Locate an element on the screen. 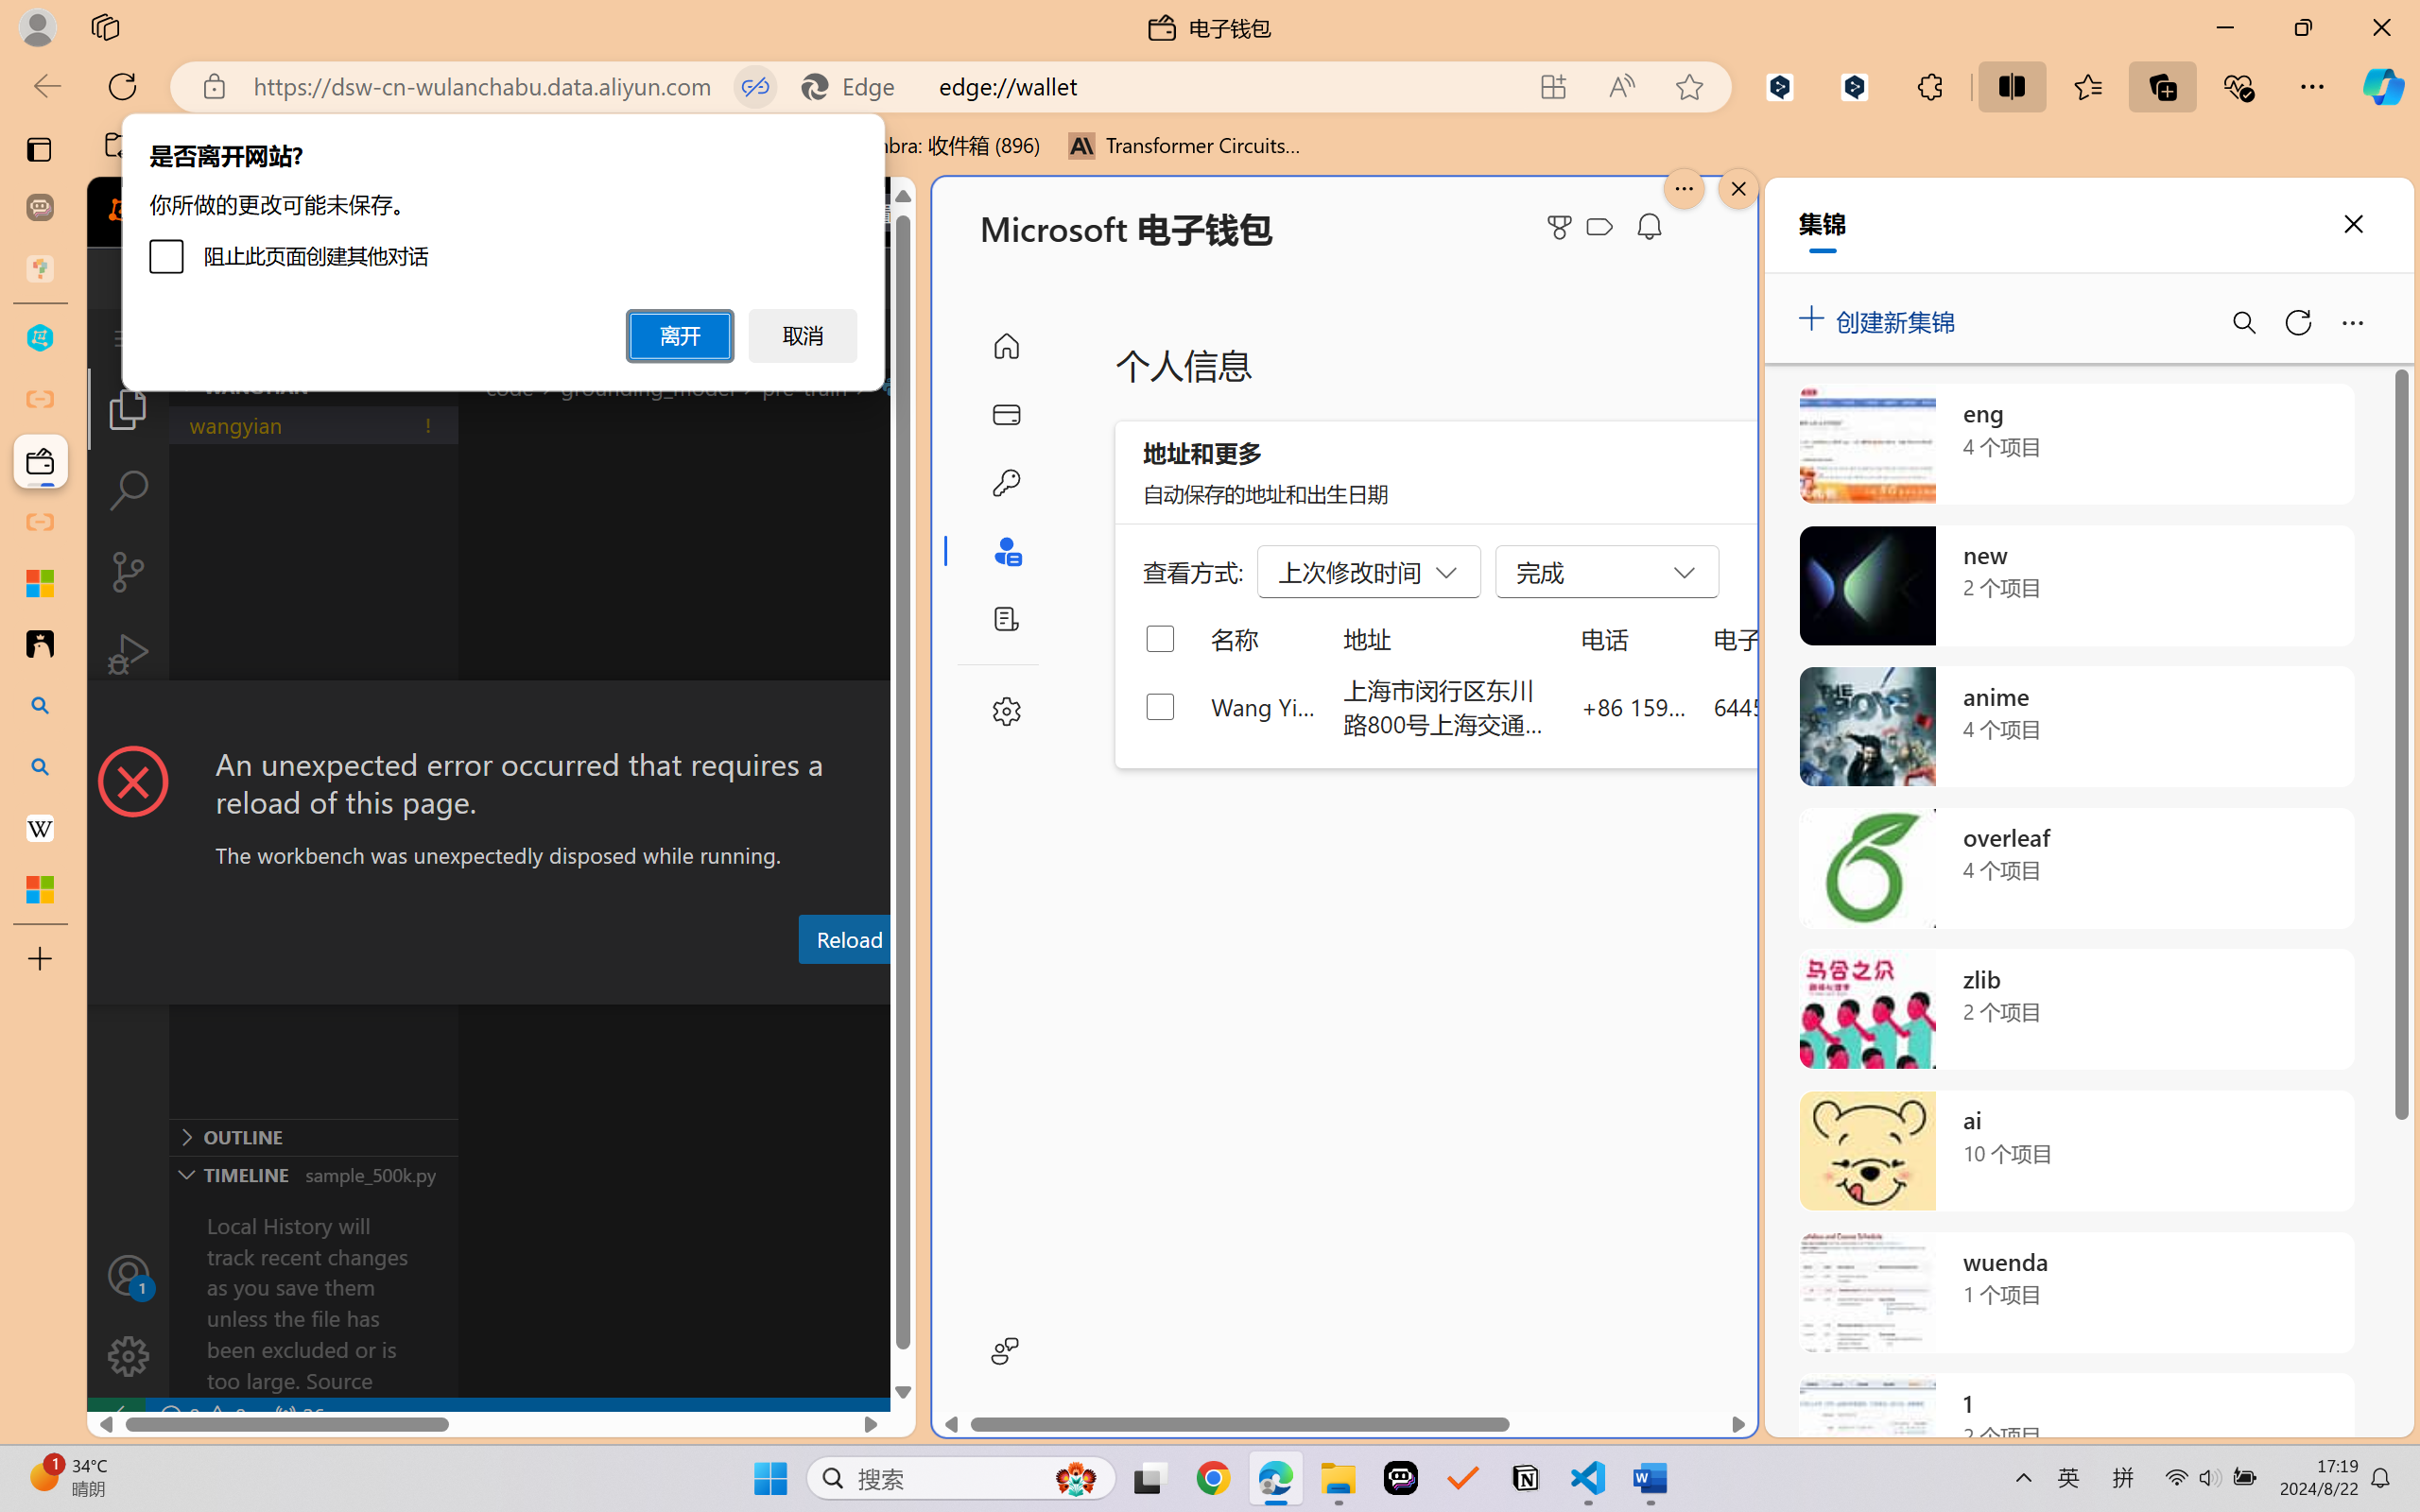  'Microsoft Cashback' is located at coordinates (1603, 227).